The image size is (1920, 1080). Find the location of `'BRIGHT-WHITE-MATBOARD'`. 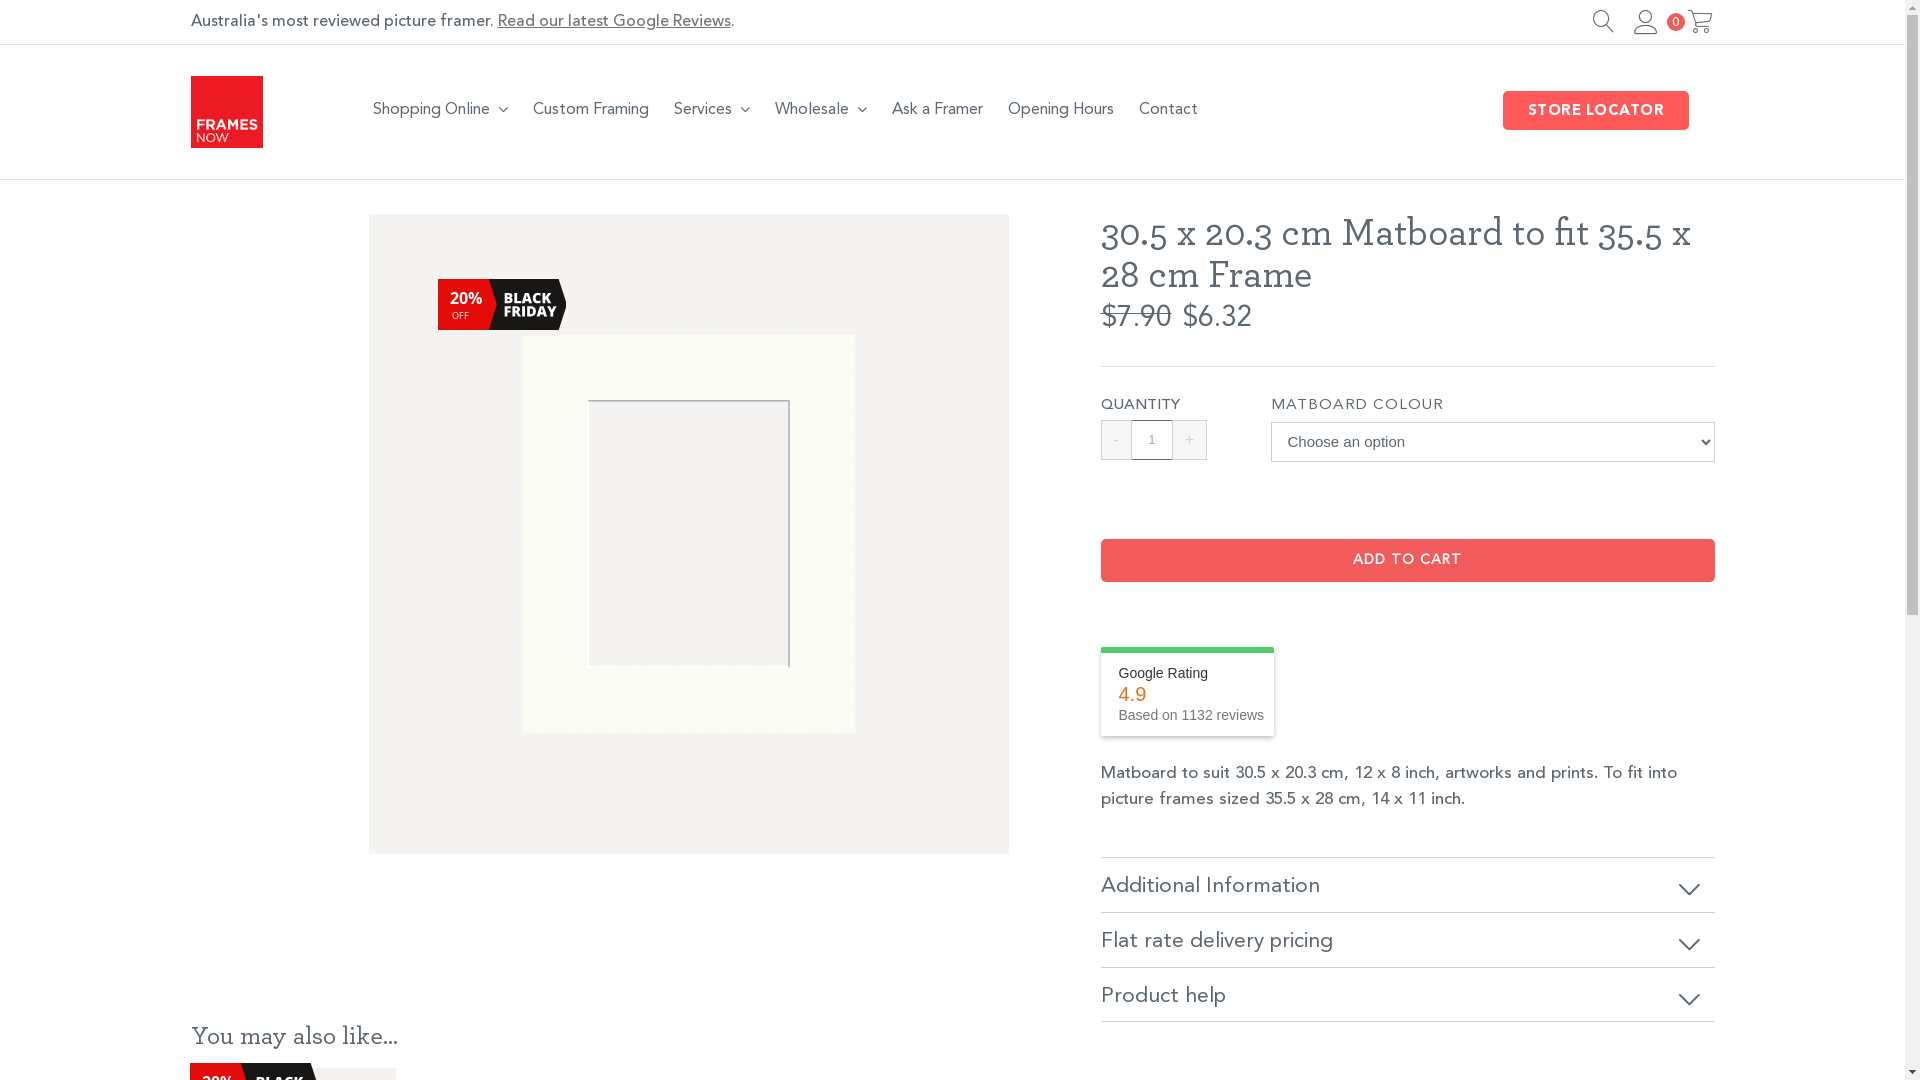

'BRIGHT-WHITE-MATBOARD' is located at coordinates (687, 532).